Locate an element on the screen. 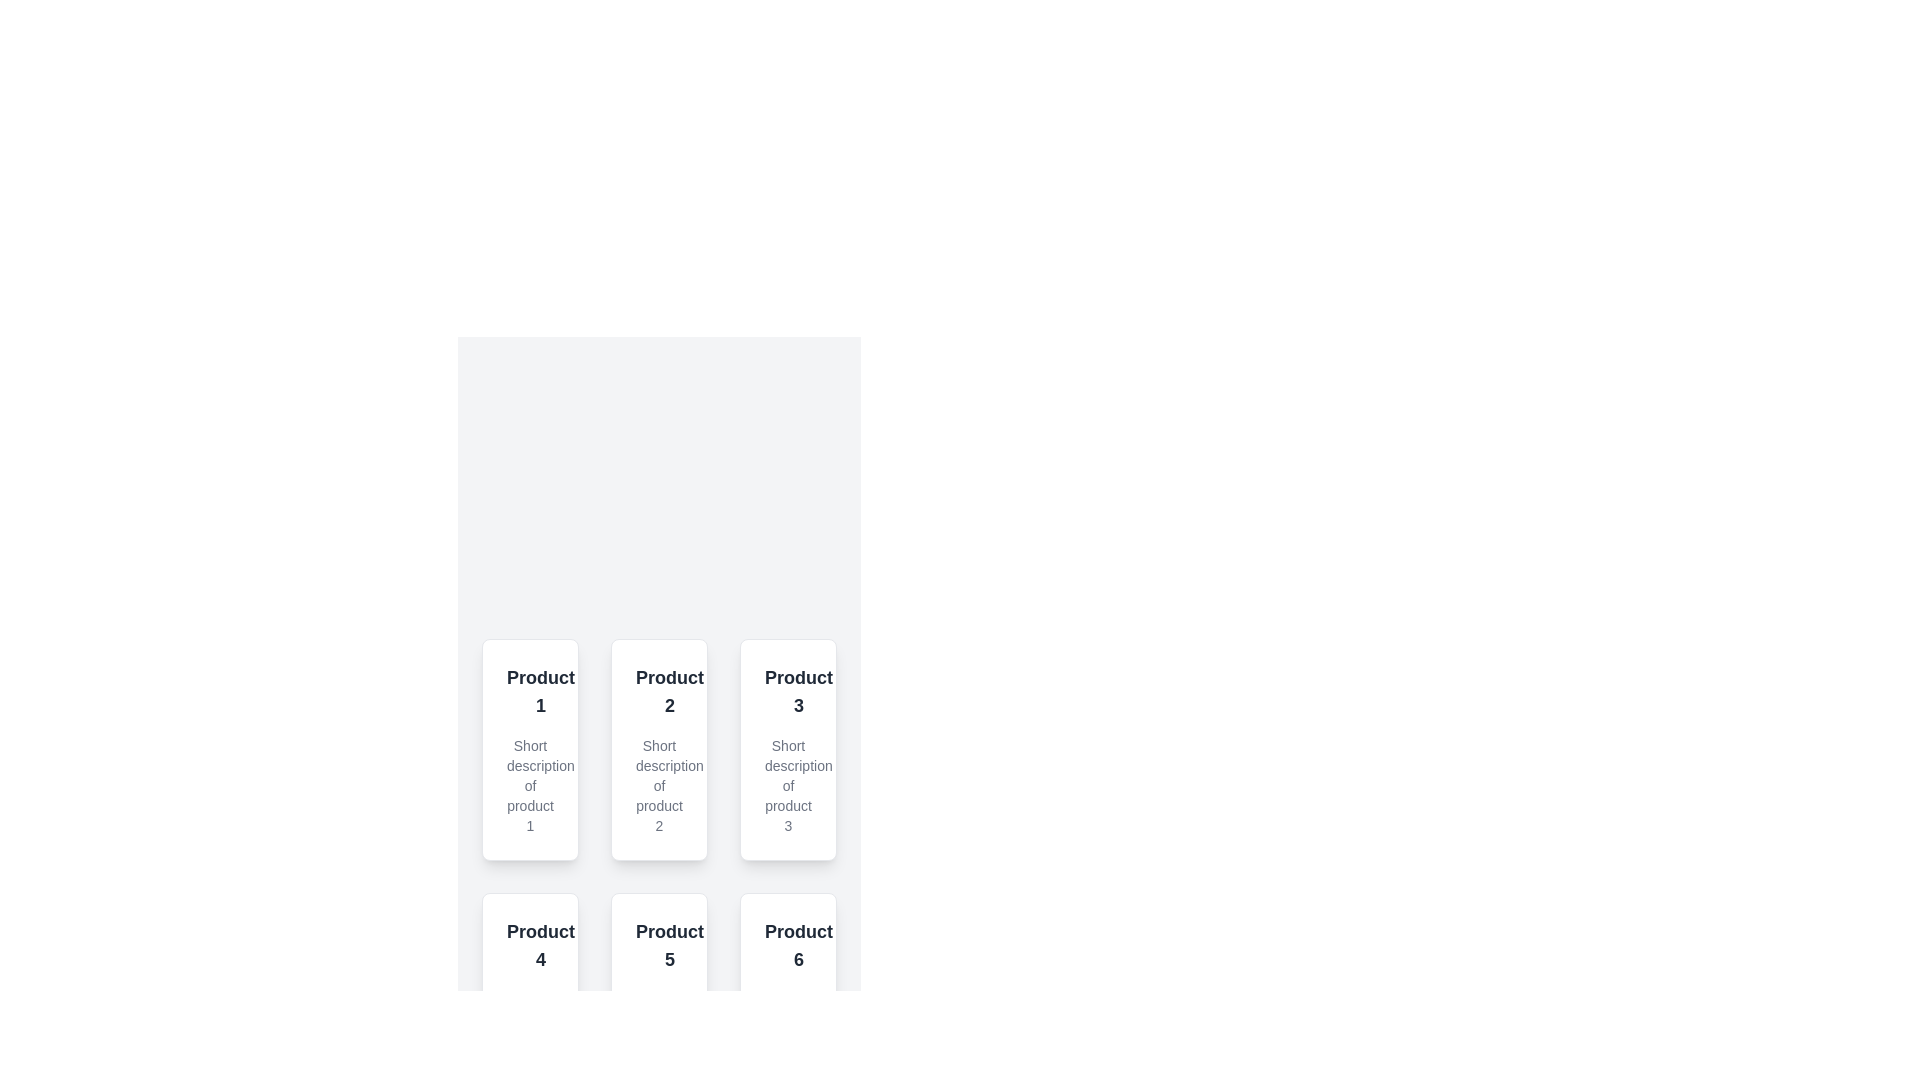 The image size is (1920, 1080). the product title text label displayed above the related graphical elements in the product card, located in the second row, middle column under product number 2 is located at coordinates (670, 945).